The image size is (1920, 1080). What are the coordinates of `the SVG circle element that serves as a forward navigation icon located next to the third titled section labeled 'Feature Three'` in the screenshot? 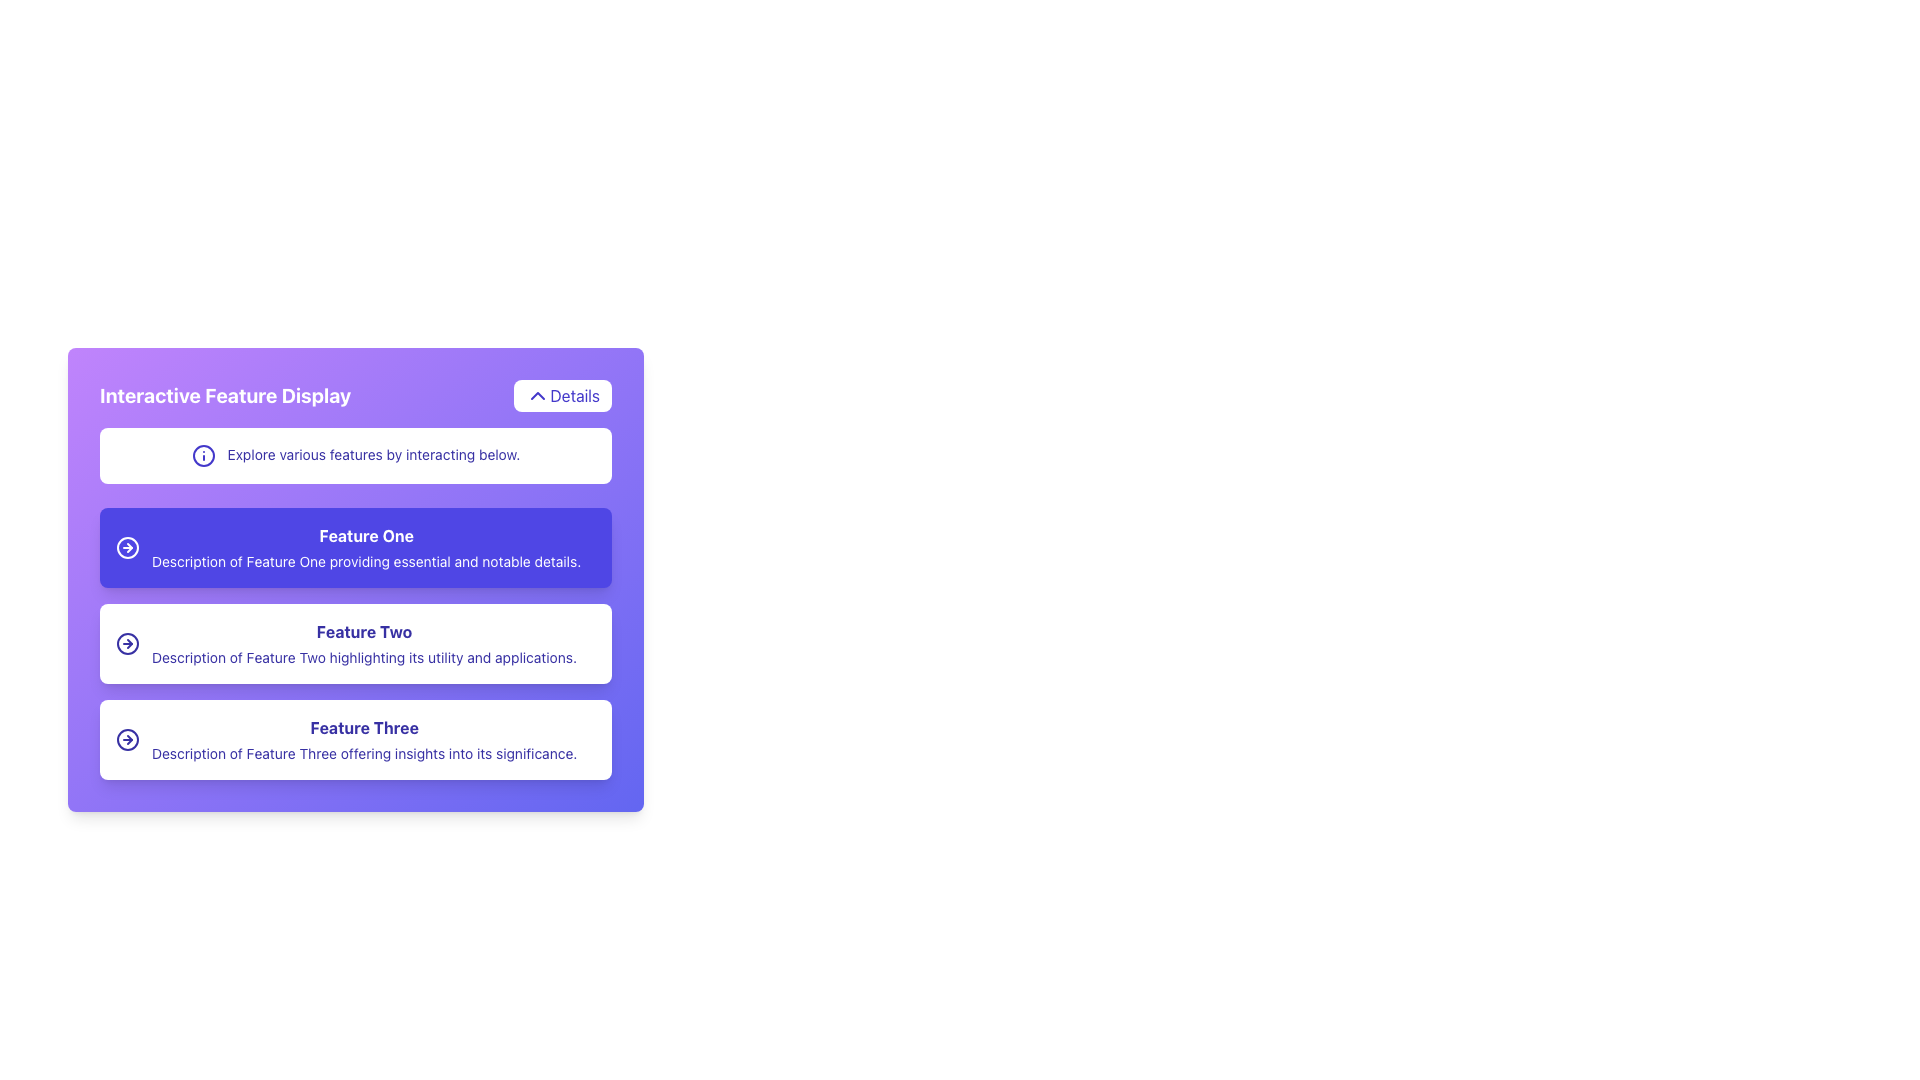 It's located at (127, 740).